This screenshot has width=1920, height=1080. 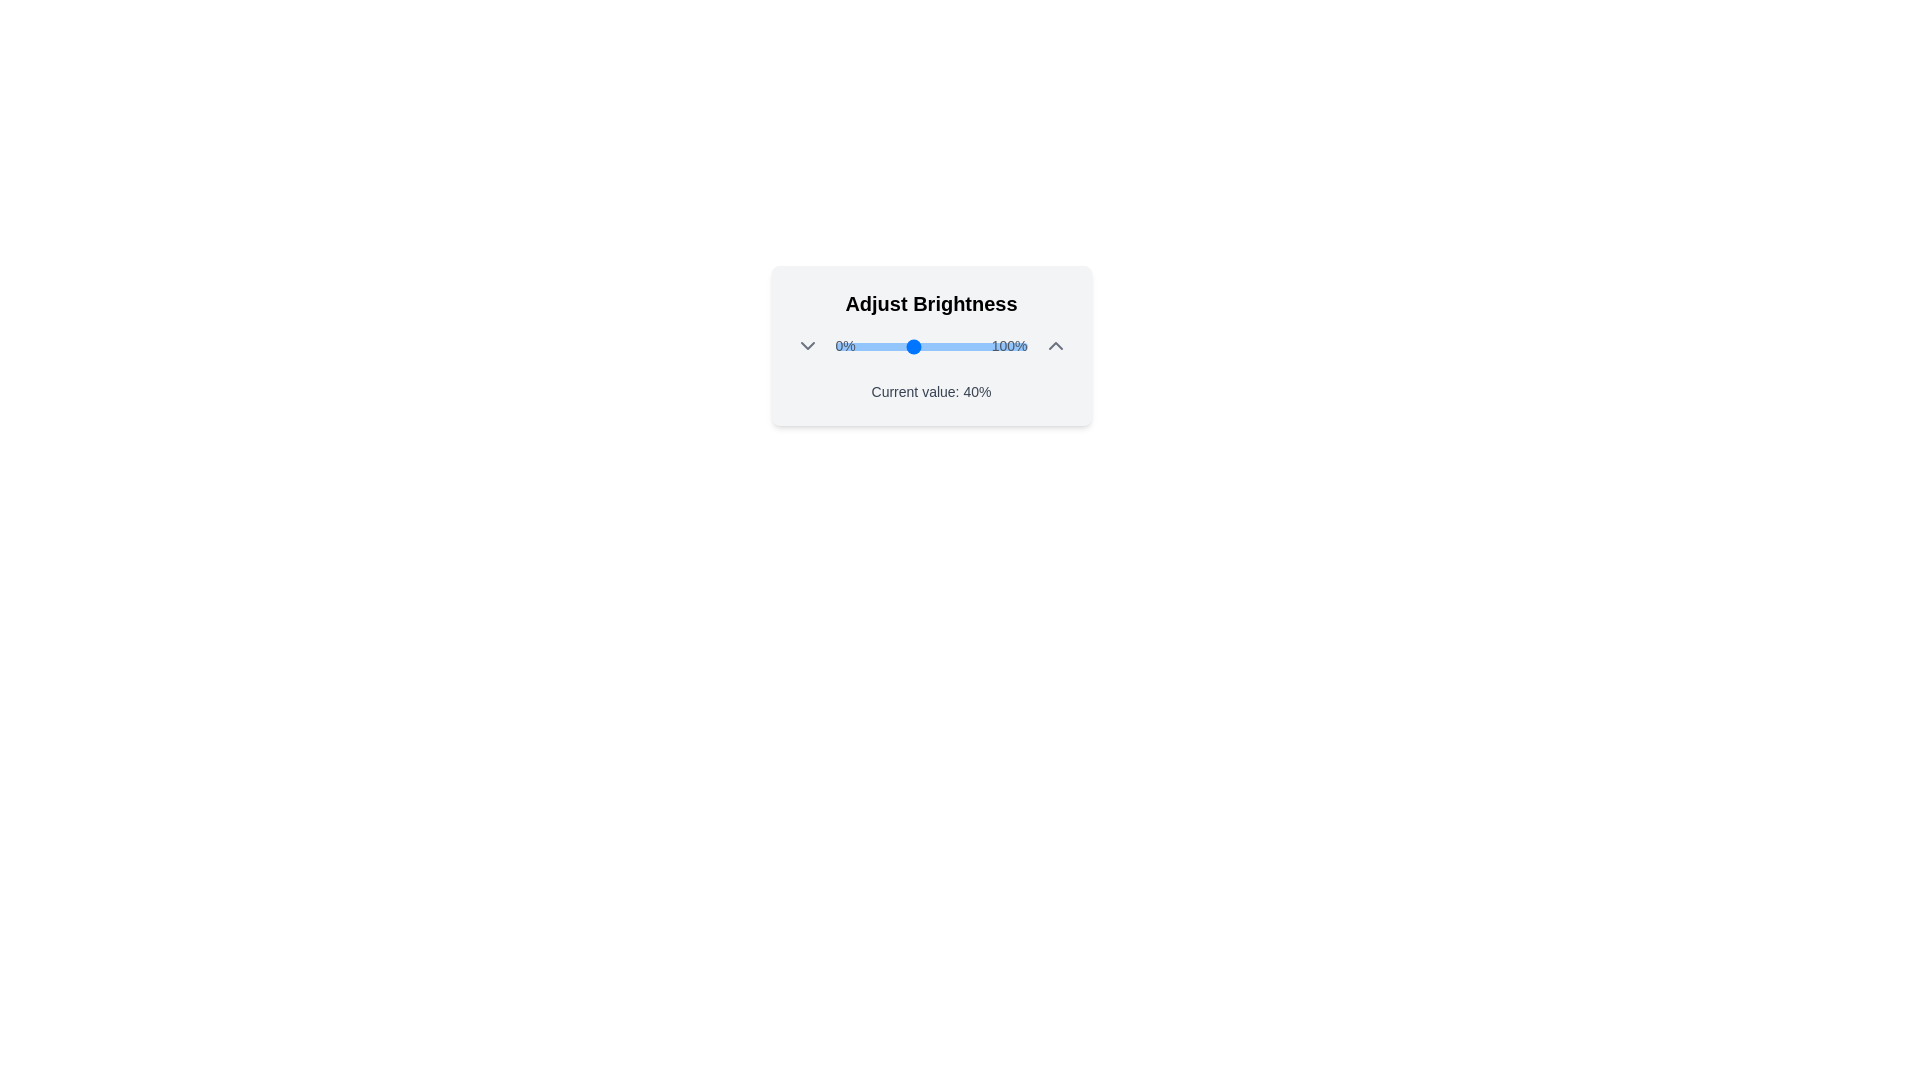 I want to click on brightness, so click(x=1025, y=346).